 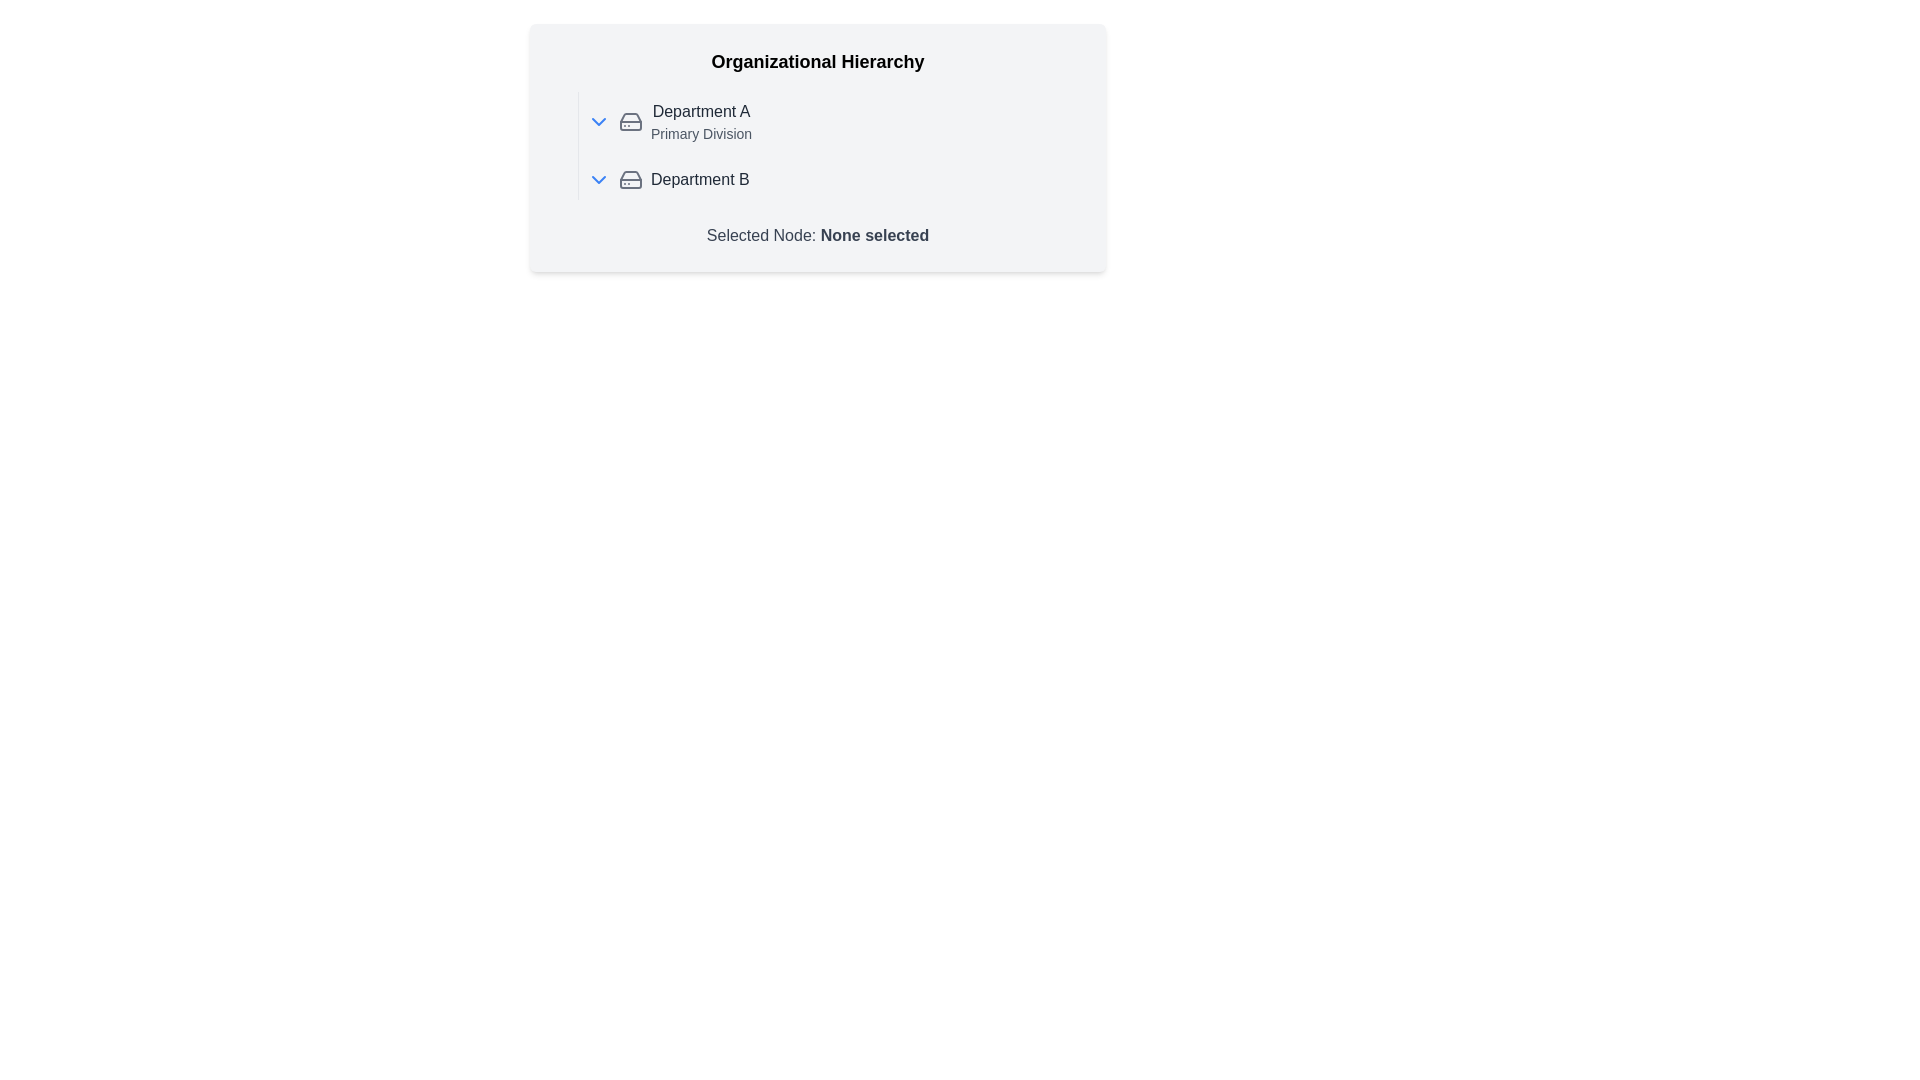 What do you see at coordinates (701, 134) in the screenshot?
I see `the 'Primary Division' static text label, which is a smaller, gray font label located below 'Department A'` at bounding box center [701, 134].